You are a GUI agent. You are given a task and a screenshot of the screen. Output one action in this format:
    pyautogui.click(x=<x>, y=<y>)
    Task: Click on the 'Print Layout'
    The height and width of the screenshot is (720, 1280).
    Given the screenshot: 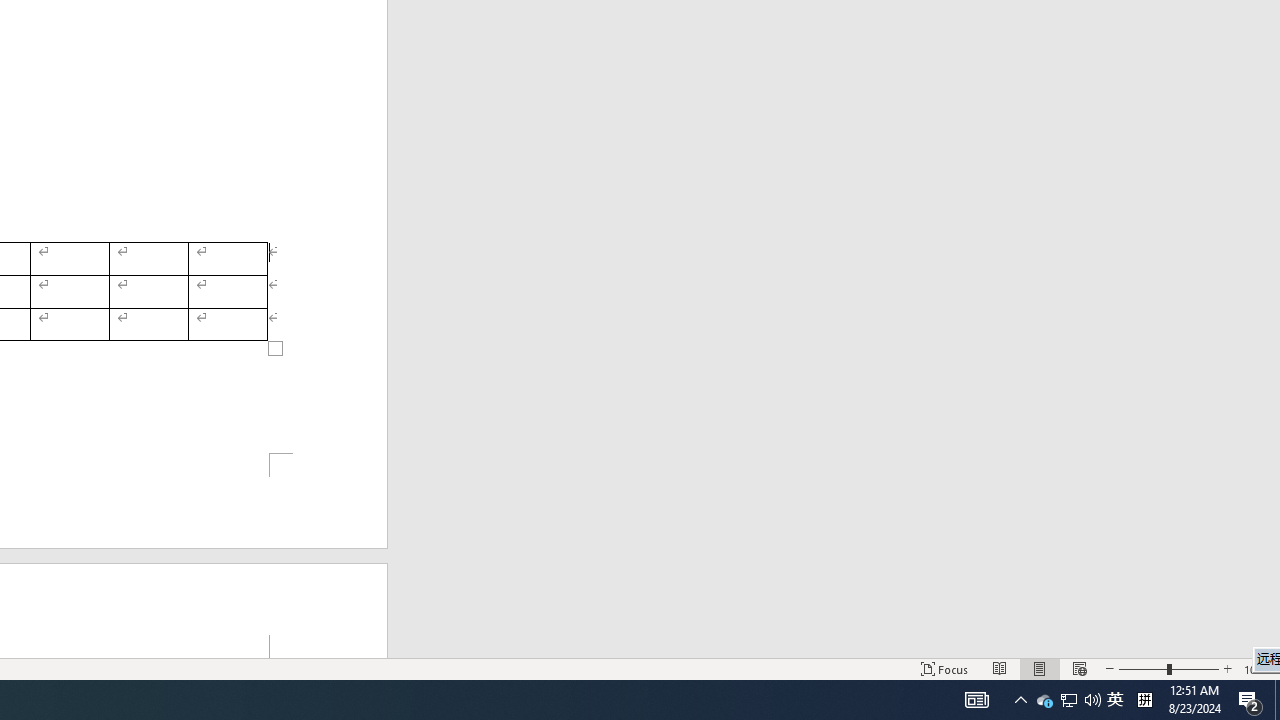 What is the action you would take?
    pyautogui.click(x=1078, y=669)
    